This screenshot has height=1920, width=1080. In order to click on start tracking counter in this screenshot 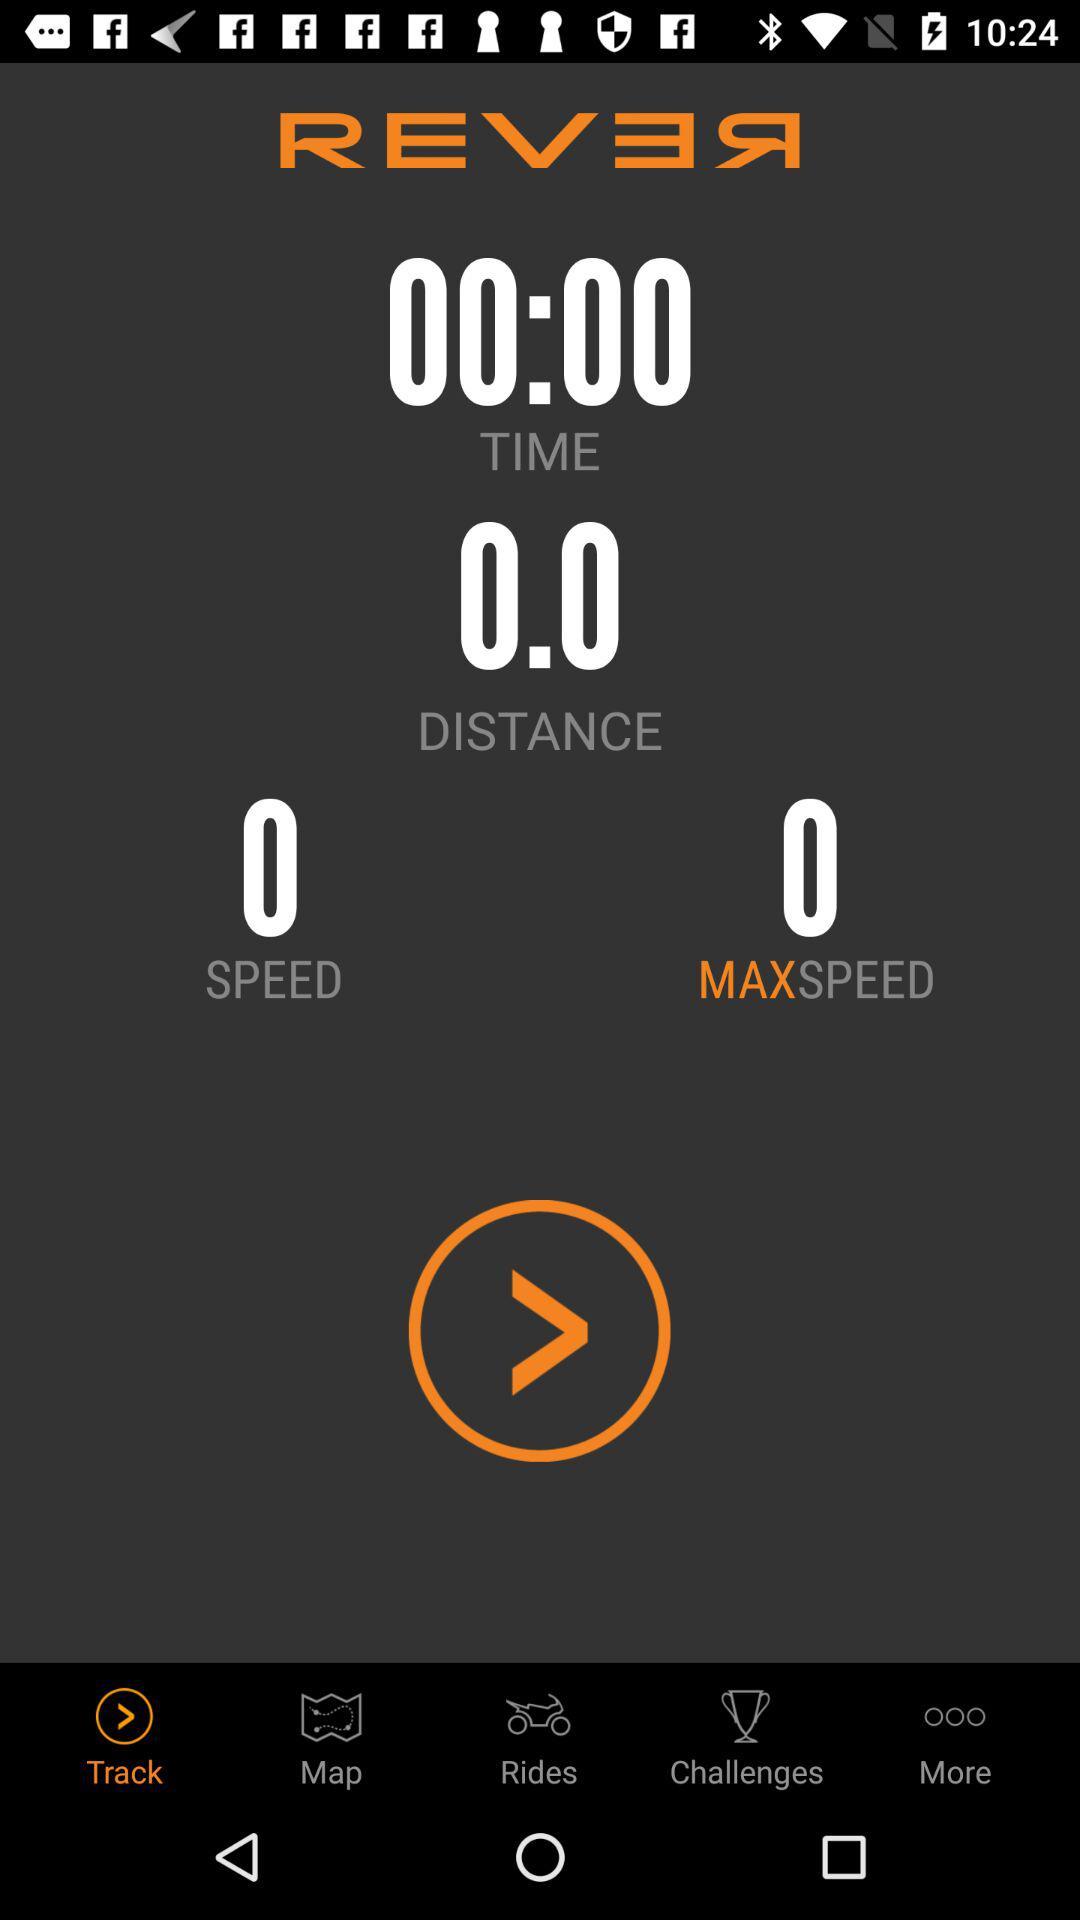, I will do `click(538, 1330)`.